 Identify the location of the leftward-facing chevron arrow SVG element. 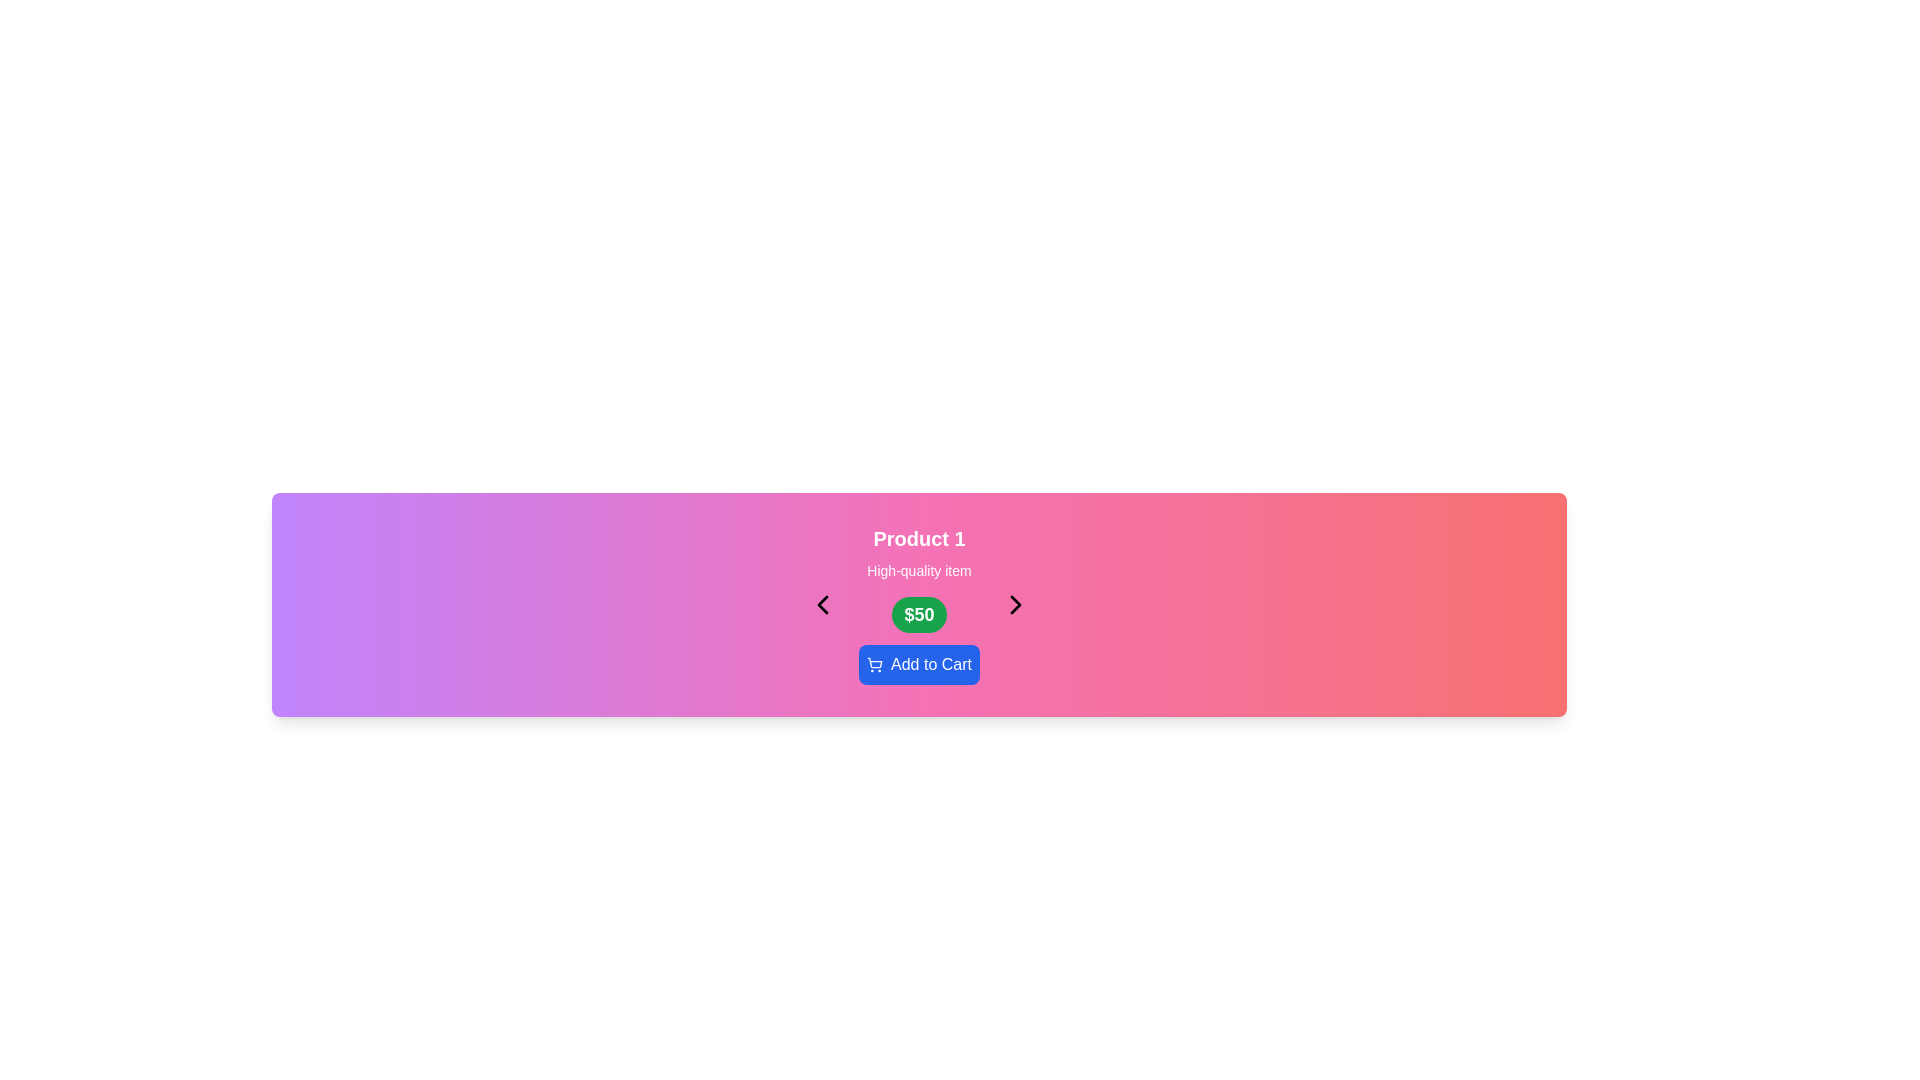
(823, 604).